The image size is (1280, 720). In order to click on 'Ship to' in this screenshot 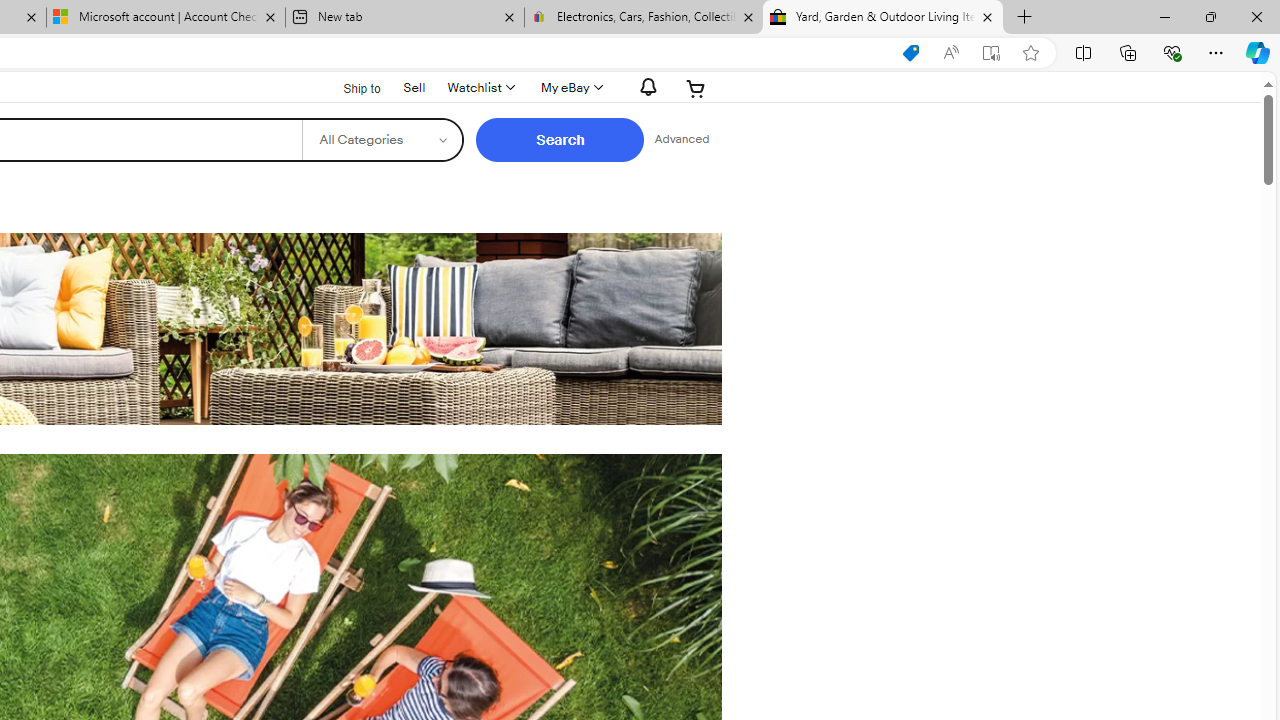, I will do `click(349, 86)`.